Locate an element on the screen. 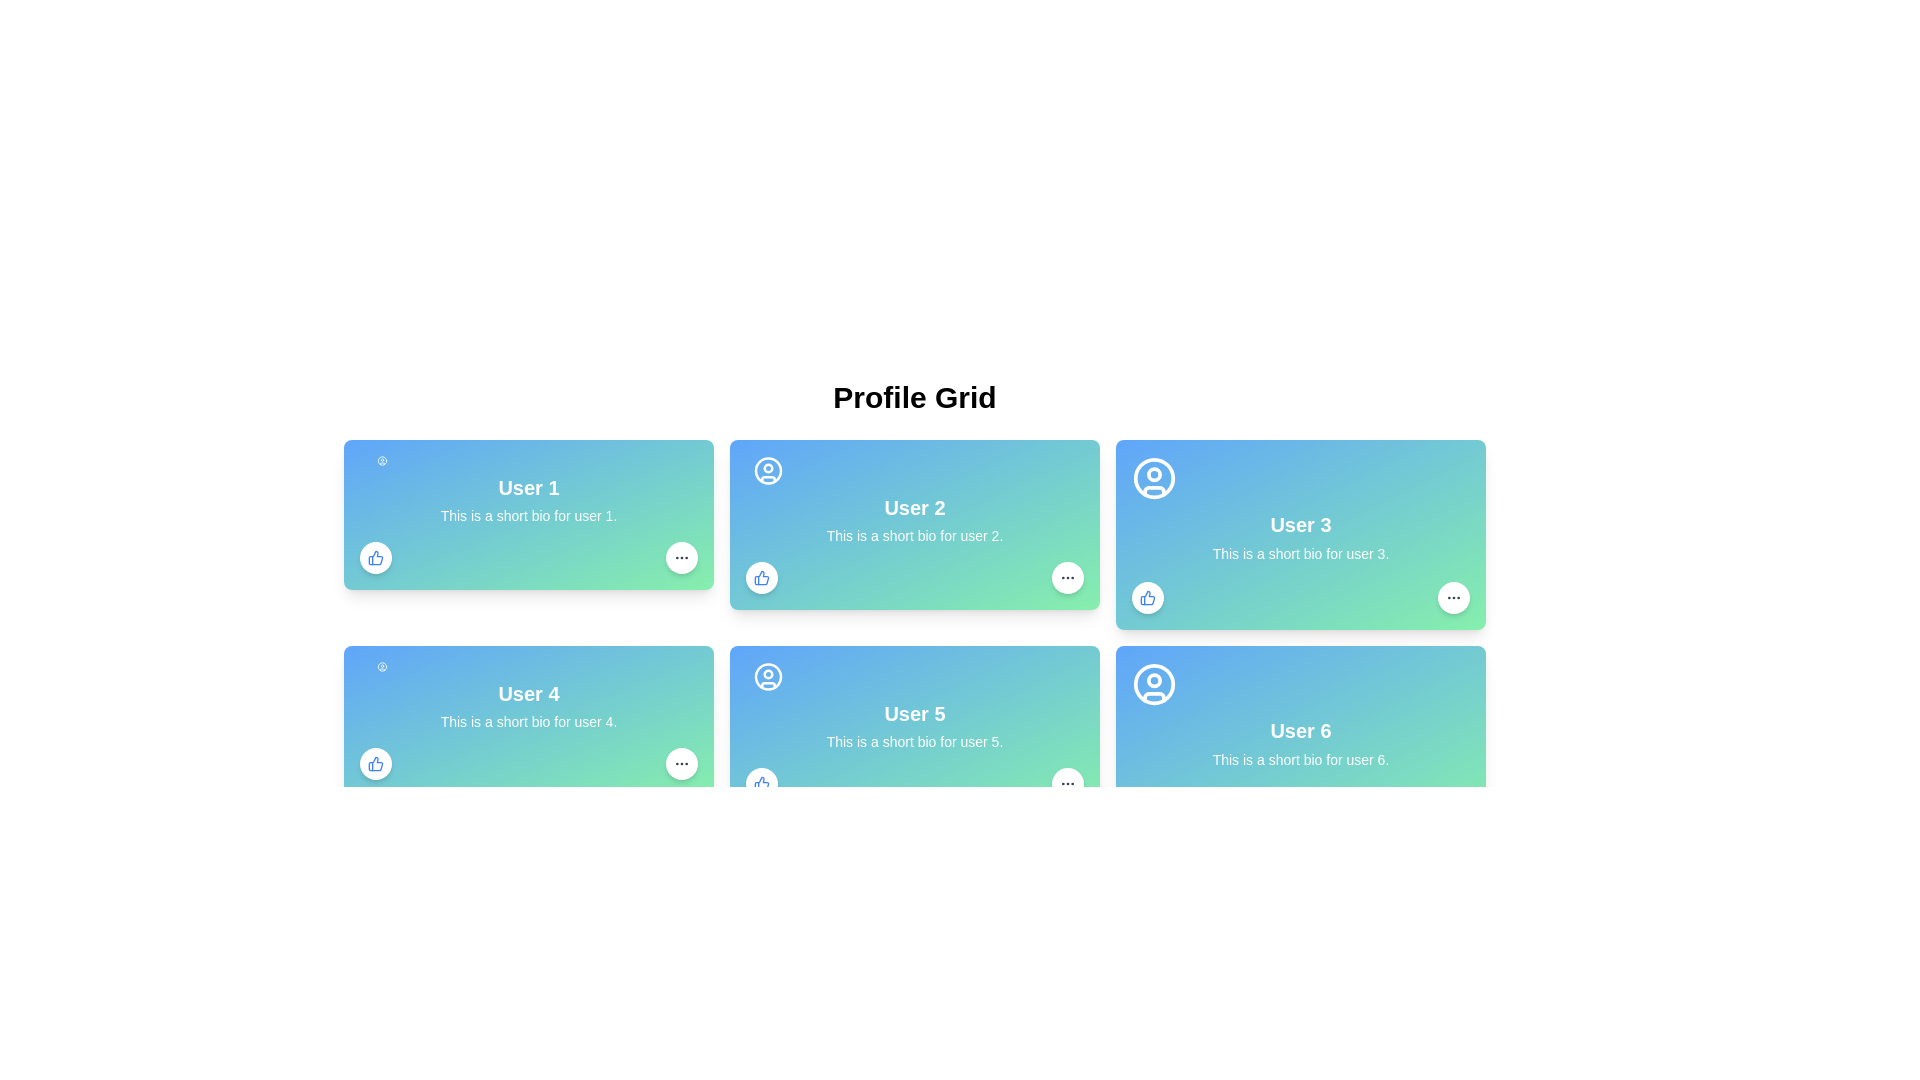  the menu trigger button located in the bottom-right corner of the 'User 6' card is located at coordinates (681, 968).